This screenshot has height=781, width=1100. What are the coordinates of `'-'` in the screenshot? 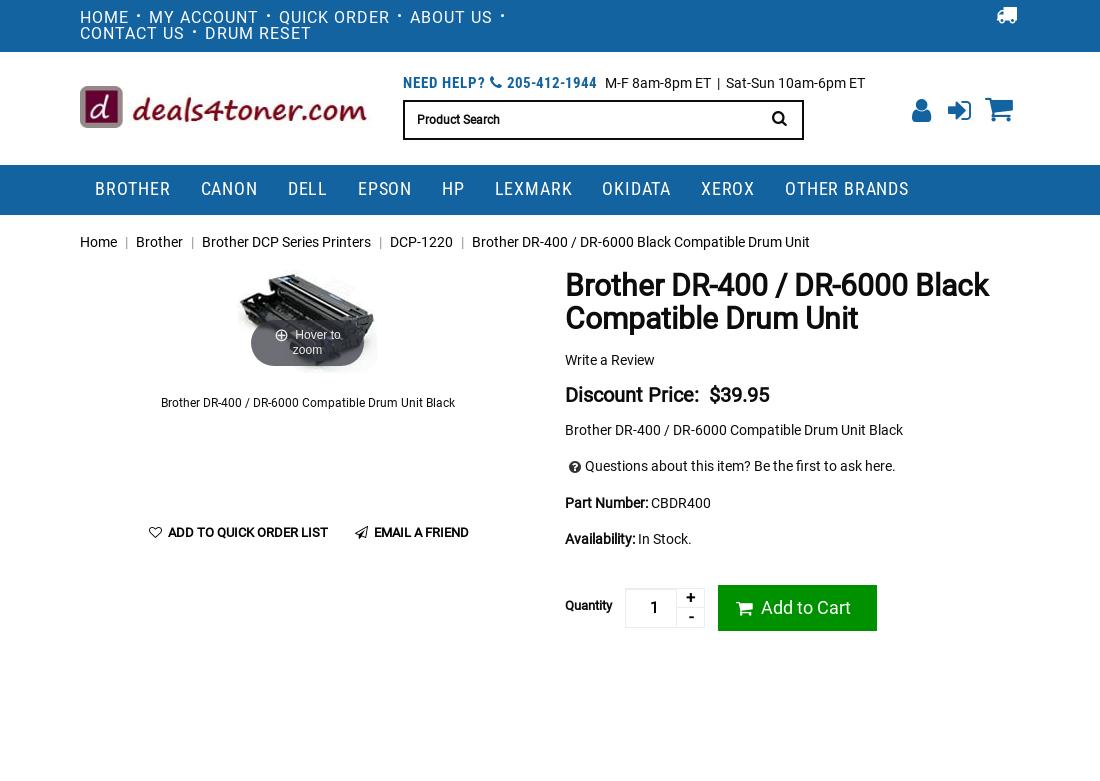 It's located at (689, 615).